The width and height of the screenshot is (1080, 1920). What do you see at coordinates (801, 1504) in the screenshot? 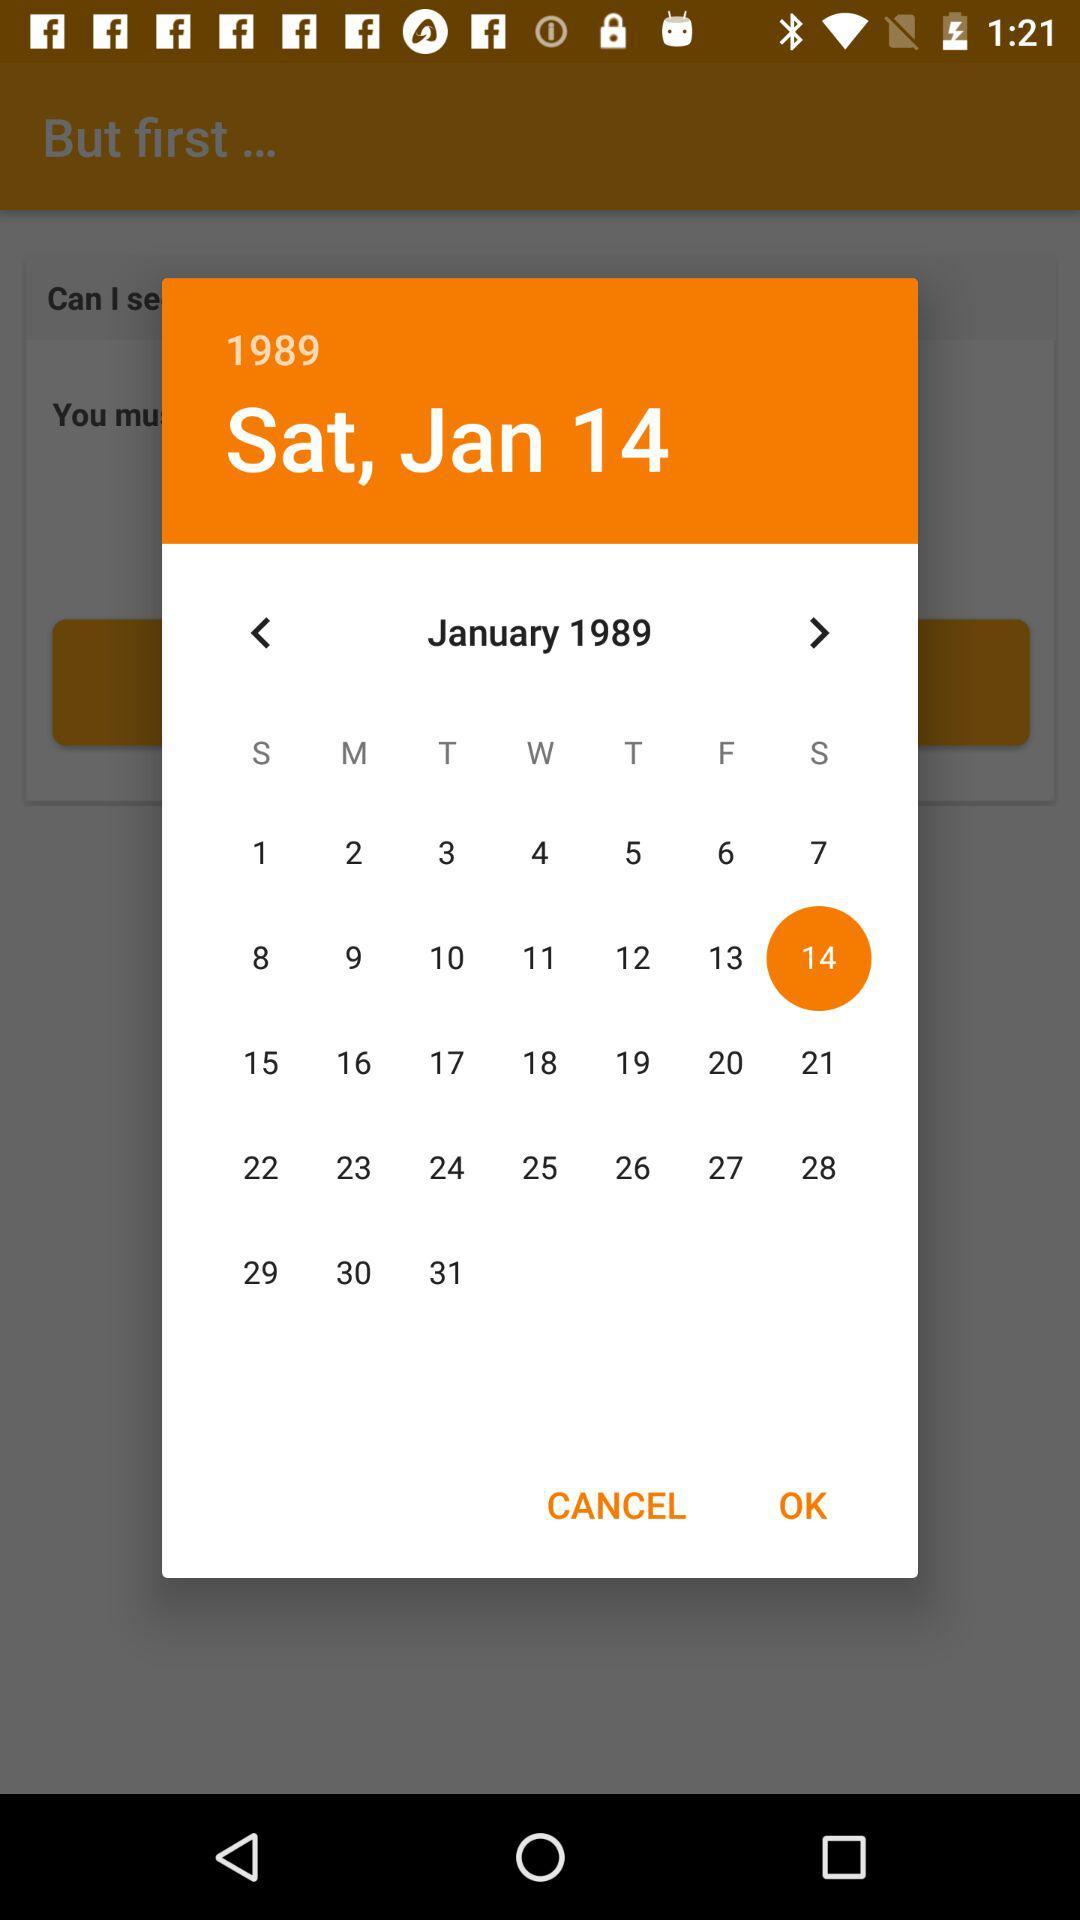
I see `the item next to the cancel` at bounding box center [801, 1504].